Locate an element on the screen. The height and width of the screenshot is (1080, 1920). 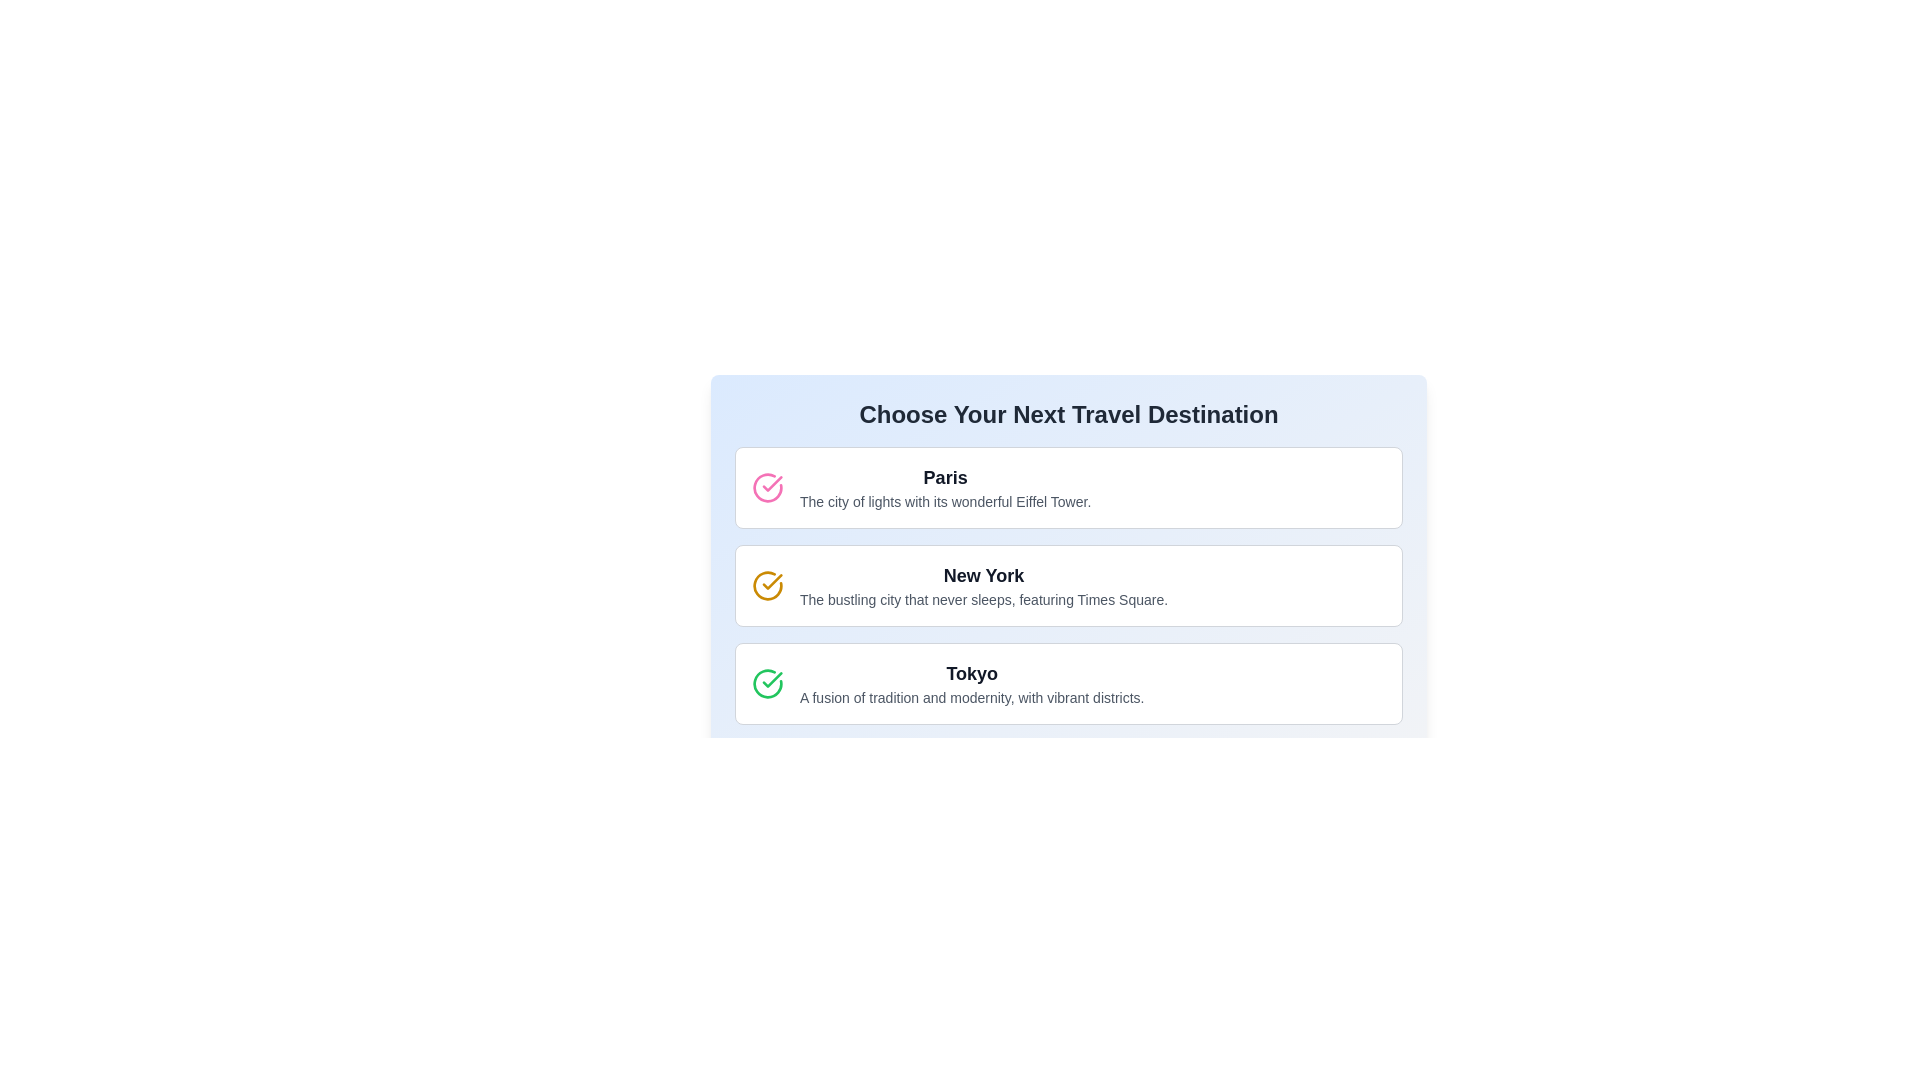
the Circular Check Icon, which is a yellow circular icon with a checkmark inside, located to the left of the text 'New York' in the second option of the travel destinations list is located at coordinates (767, 585).